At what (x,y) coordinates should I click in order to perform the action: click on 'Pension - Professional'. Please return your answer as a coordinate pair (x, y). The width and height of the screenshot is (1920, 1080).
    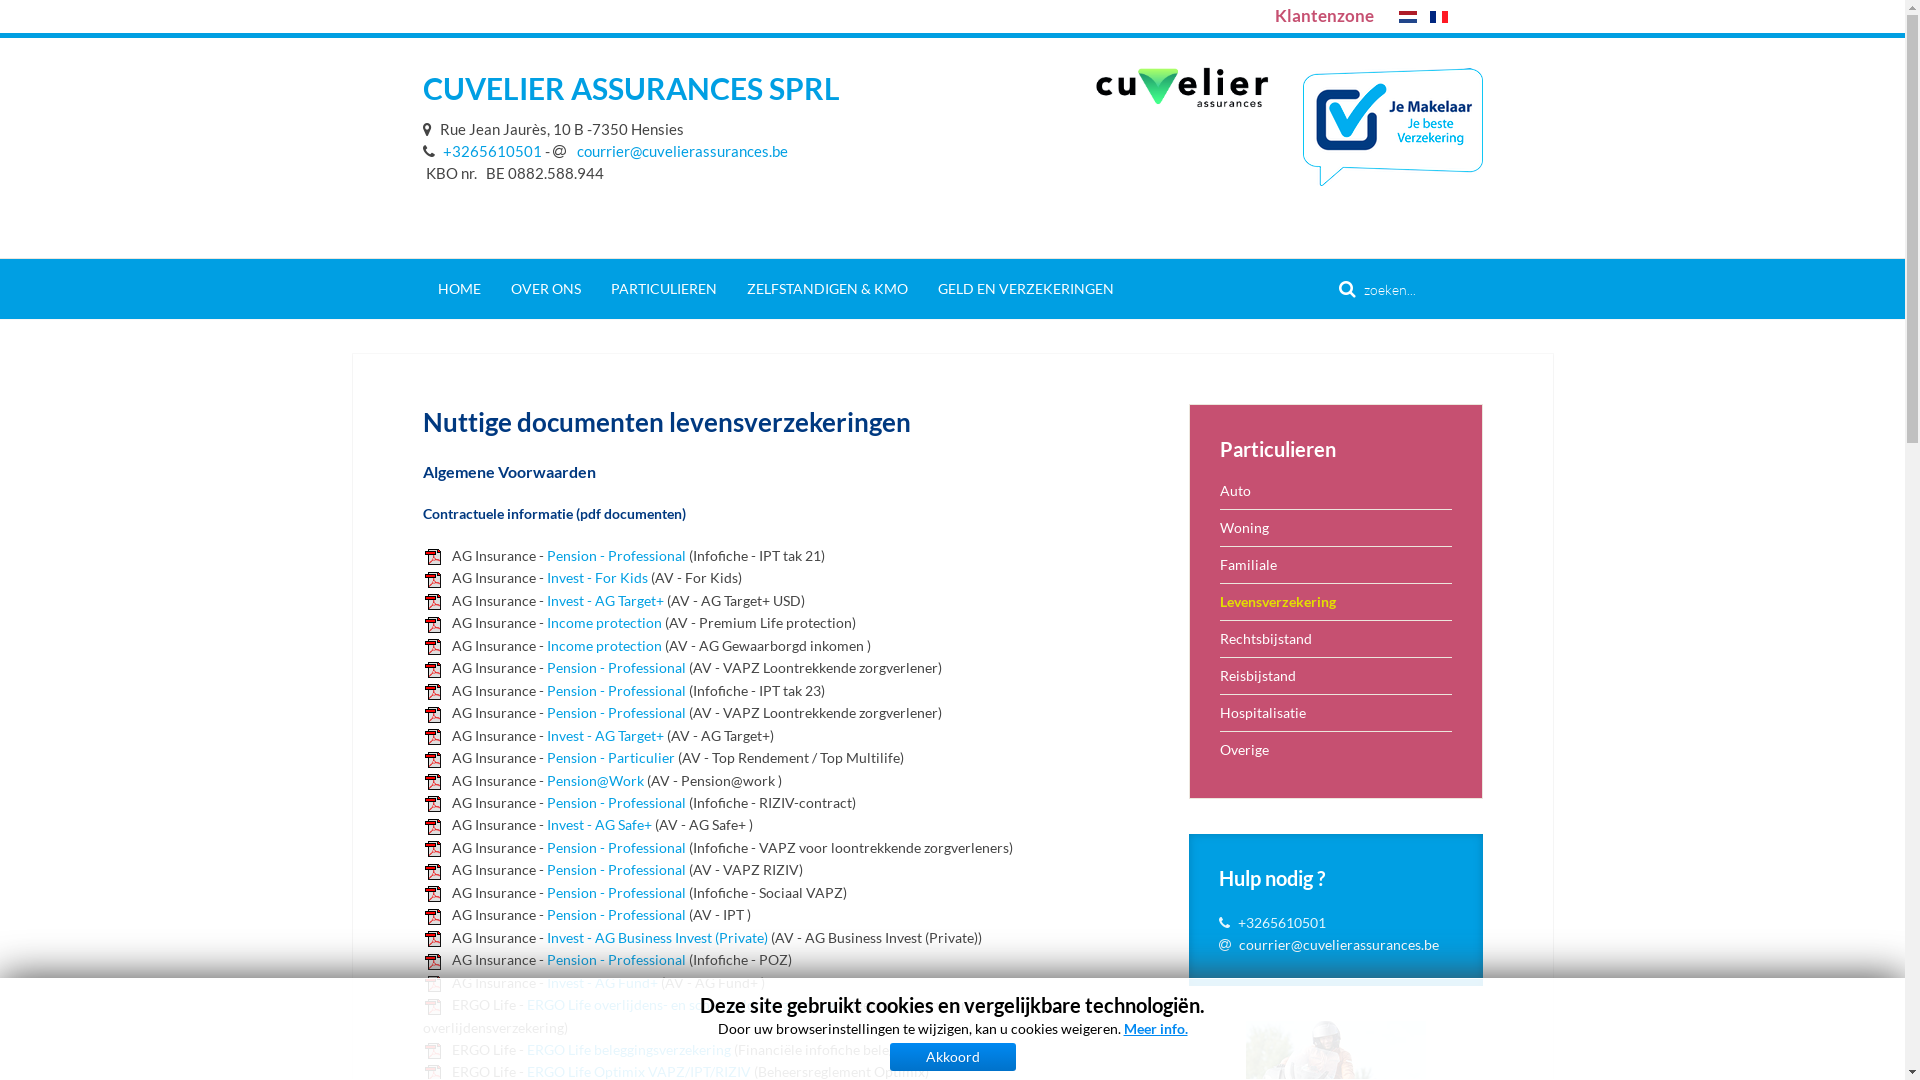
    Looking at the image, I should click on (614, 847).